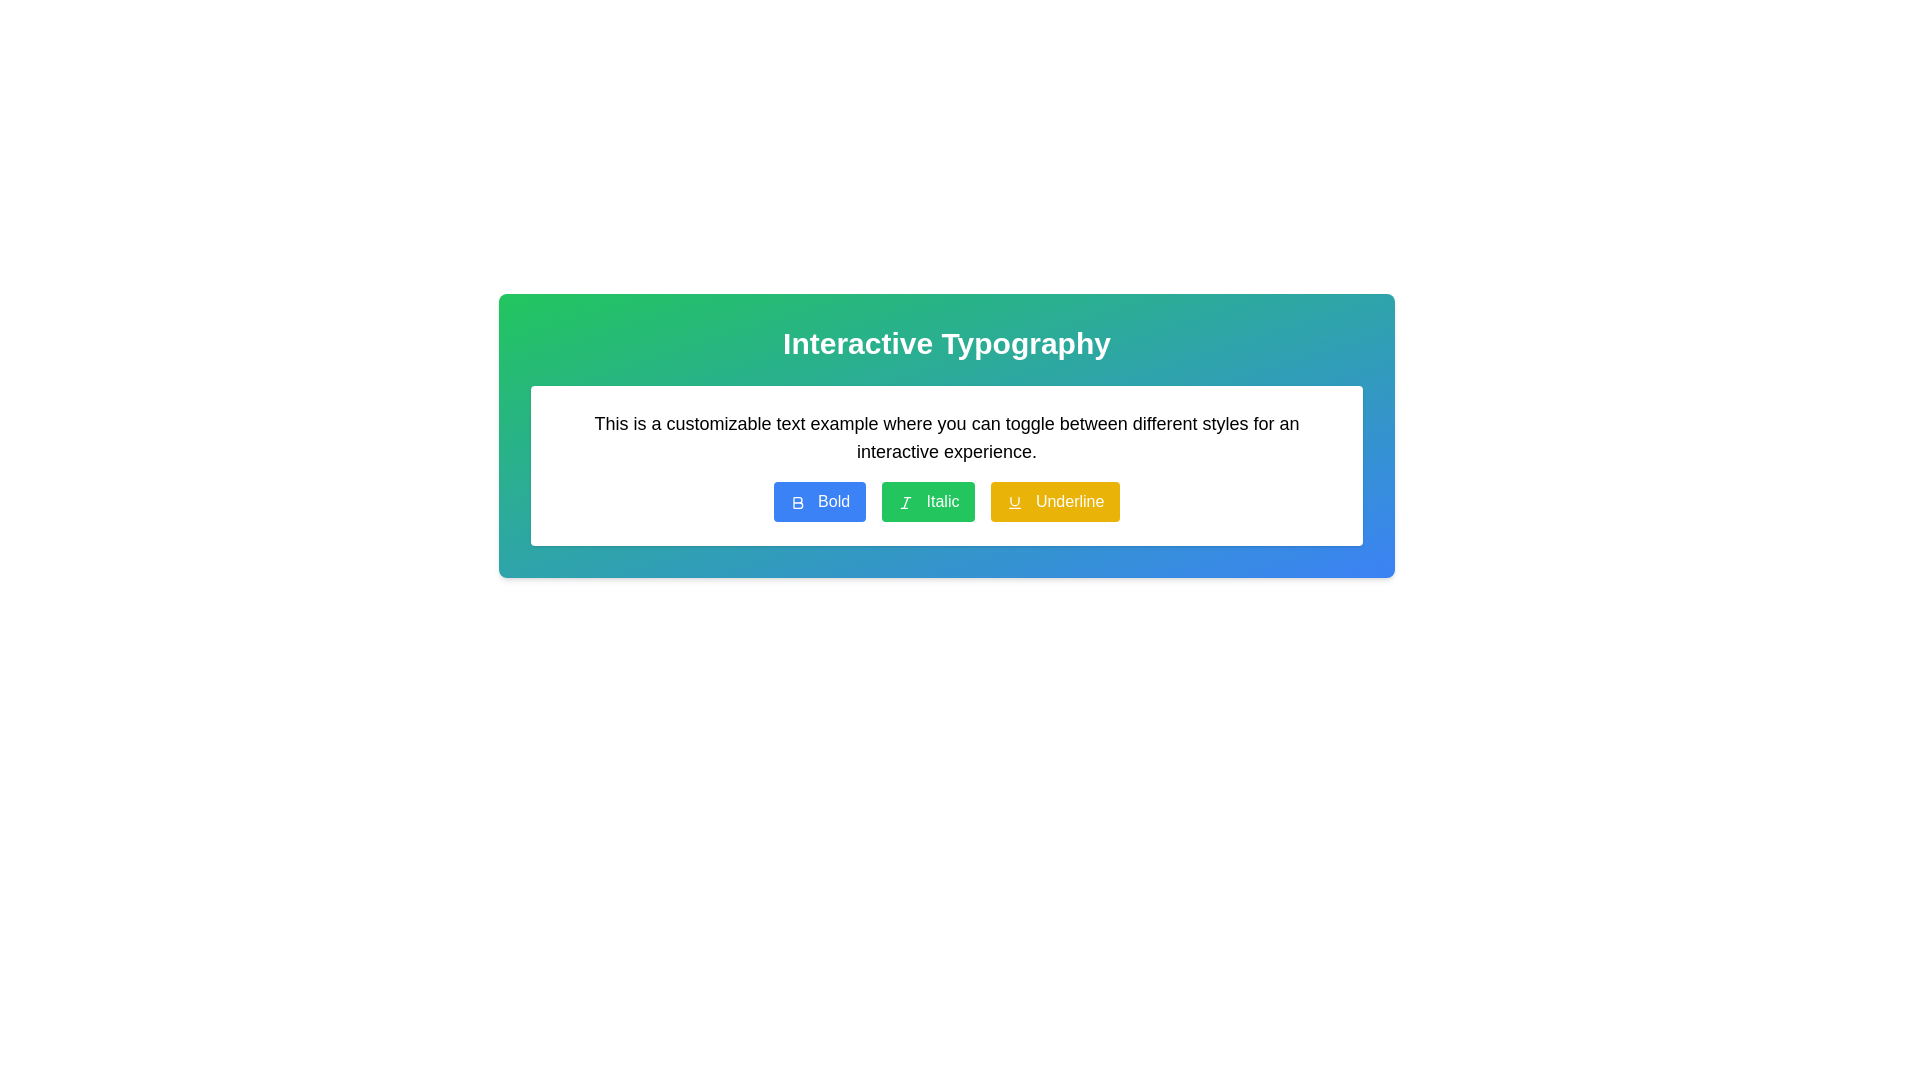 This screenshot has height=1080, width=1920. I want to click on the 'Italic' button, which is styled with a green background and includes an italicized 'I' icon, so click(927, 500).